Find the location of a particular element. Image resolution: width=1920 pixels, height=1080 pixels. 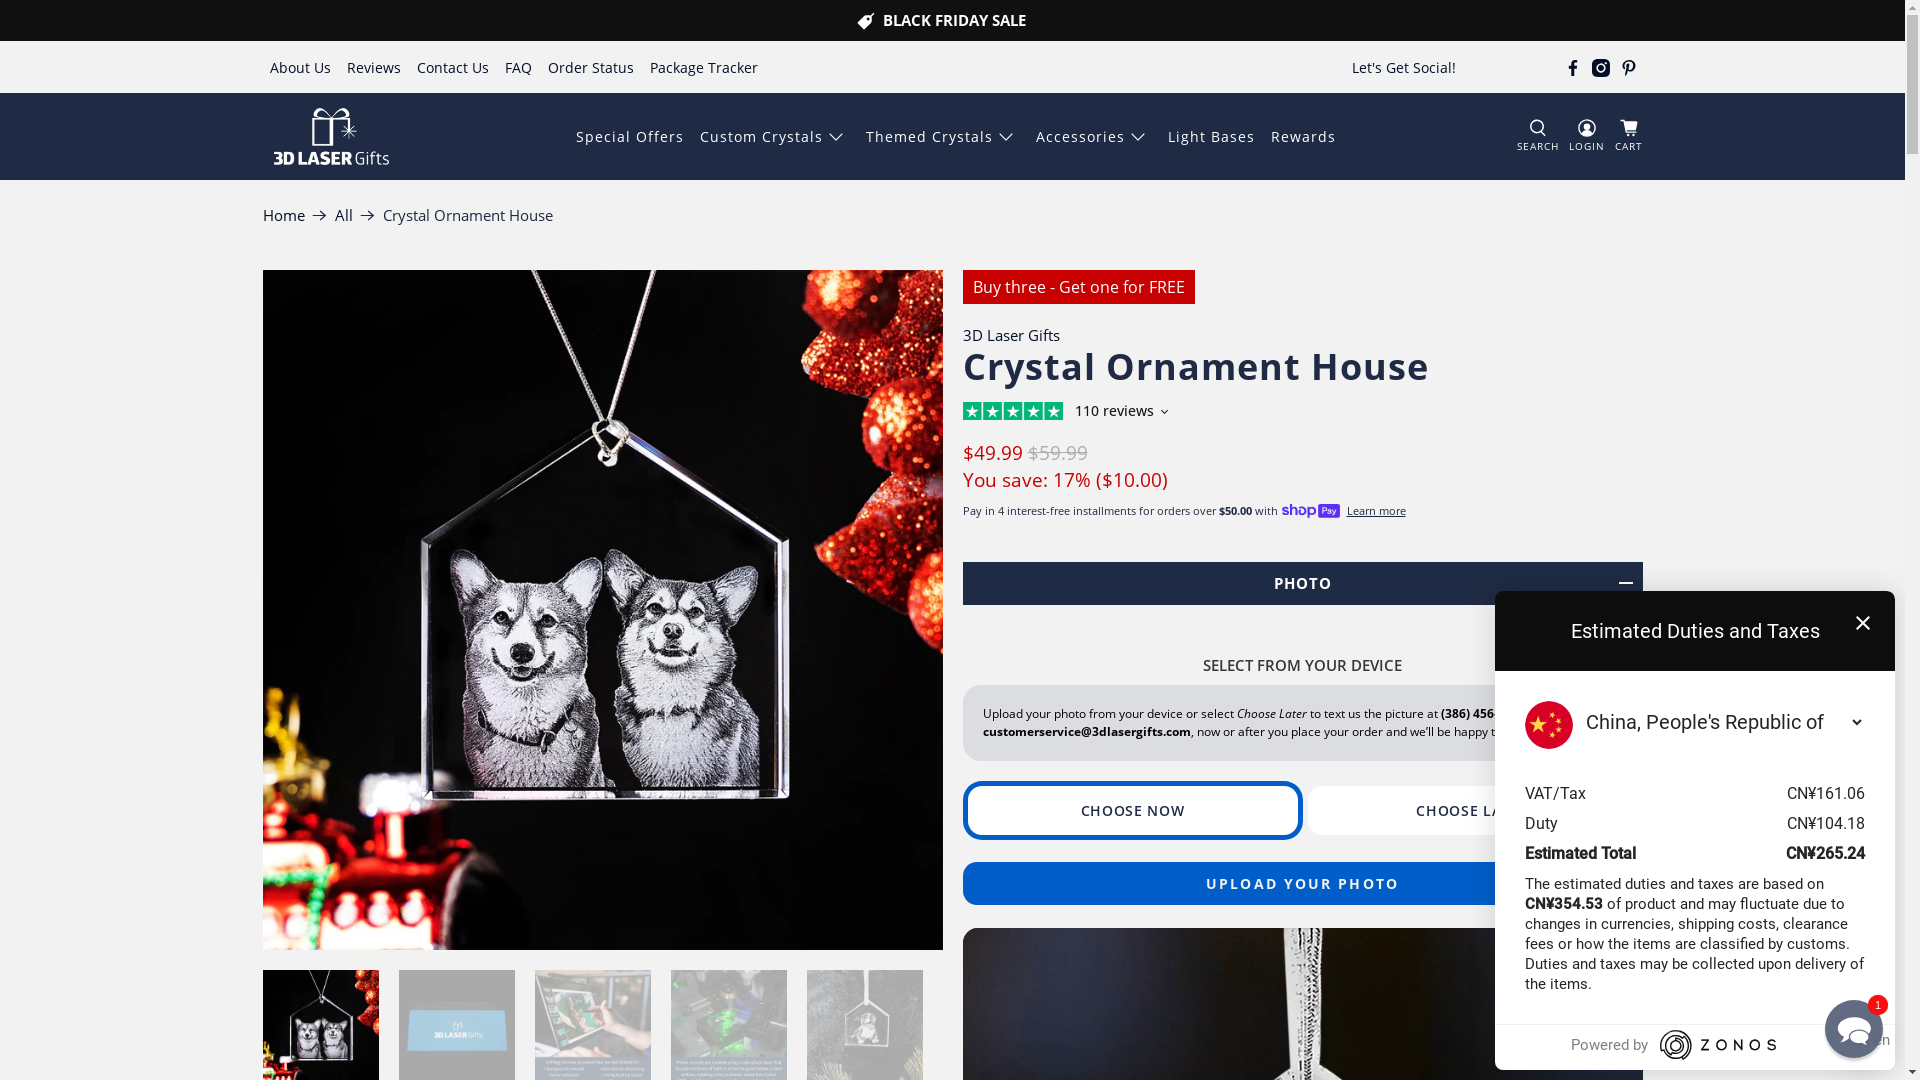

'Themed Crystals' is located at coordinates (941, 135).